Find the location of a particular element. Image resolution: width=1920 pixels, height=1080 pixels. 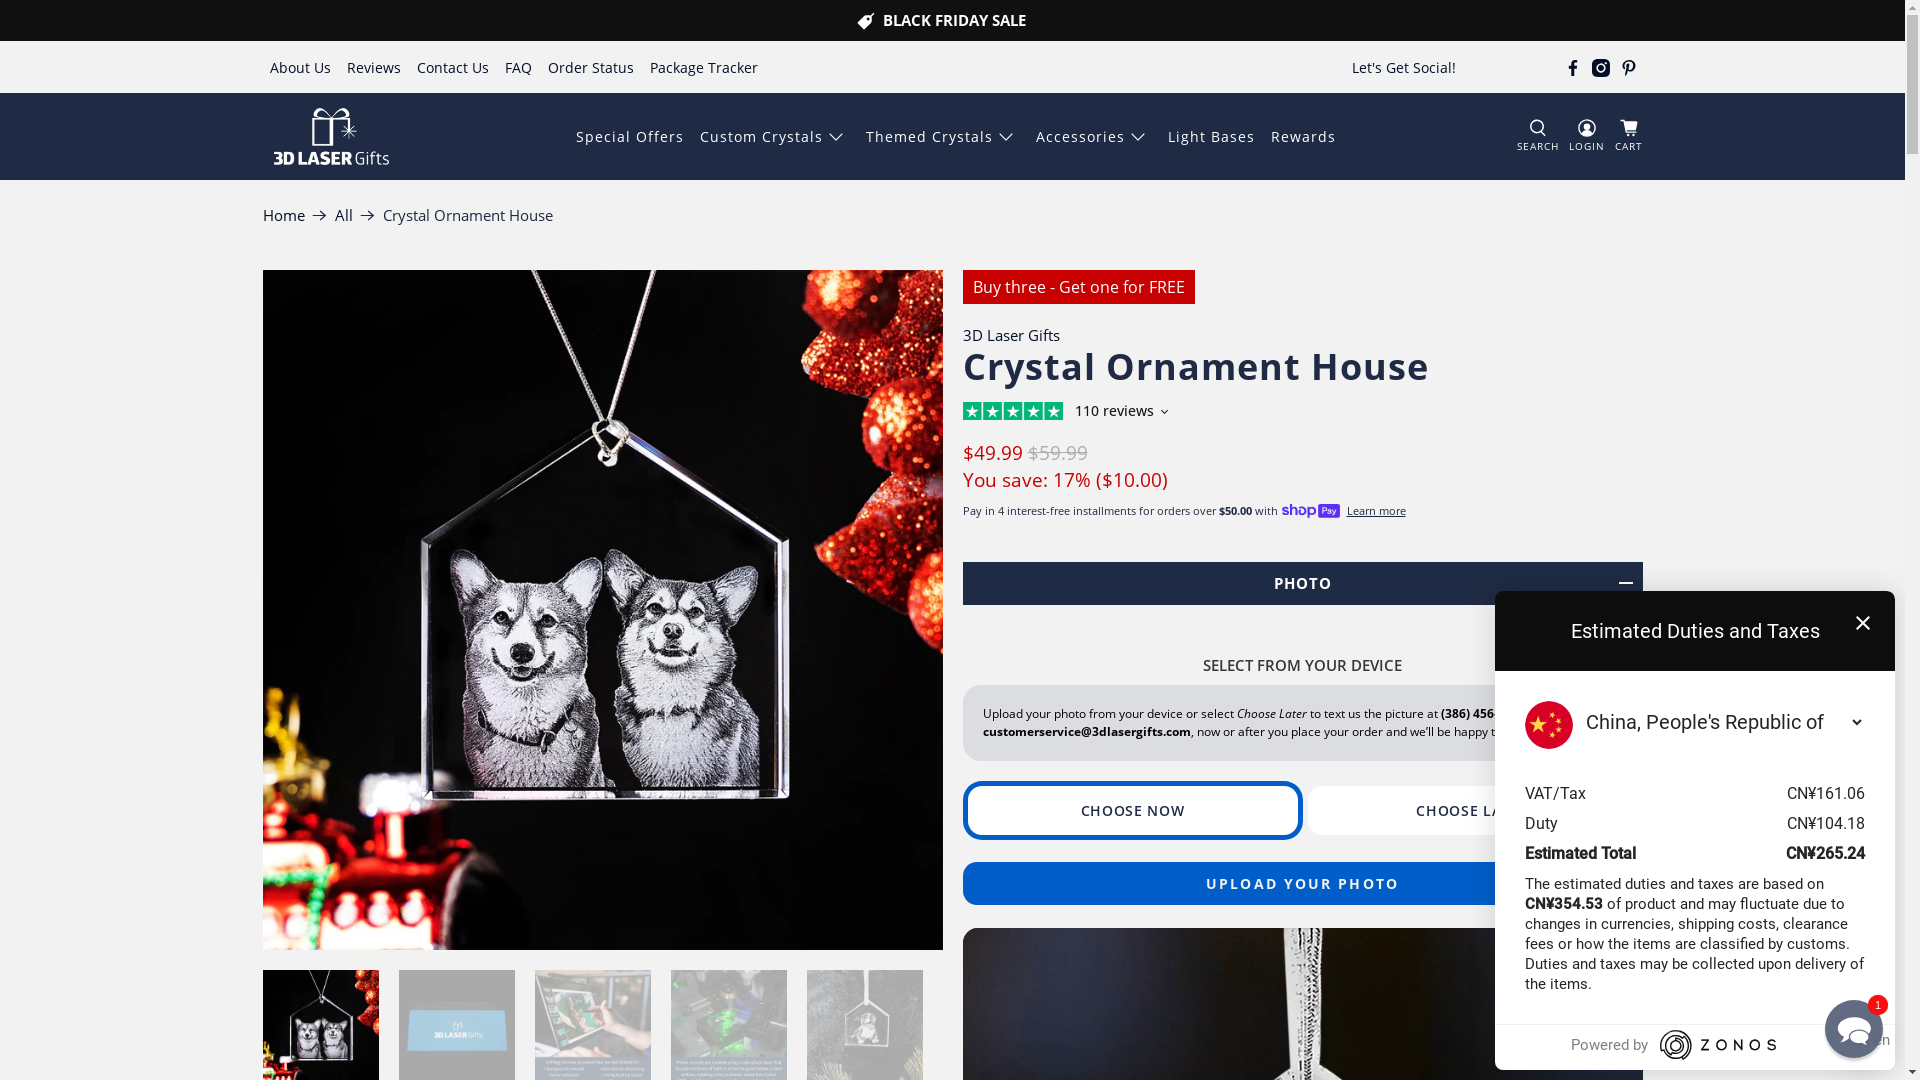

'Themed Crystals' is located at coordinates (941, 135).